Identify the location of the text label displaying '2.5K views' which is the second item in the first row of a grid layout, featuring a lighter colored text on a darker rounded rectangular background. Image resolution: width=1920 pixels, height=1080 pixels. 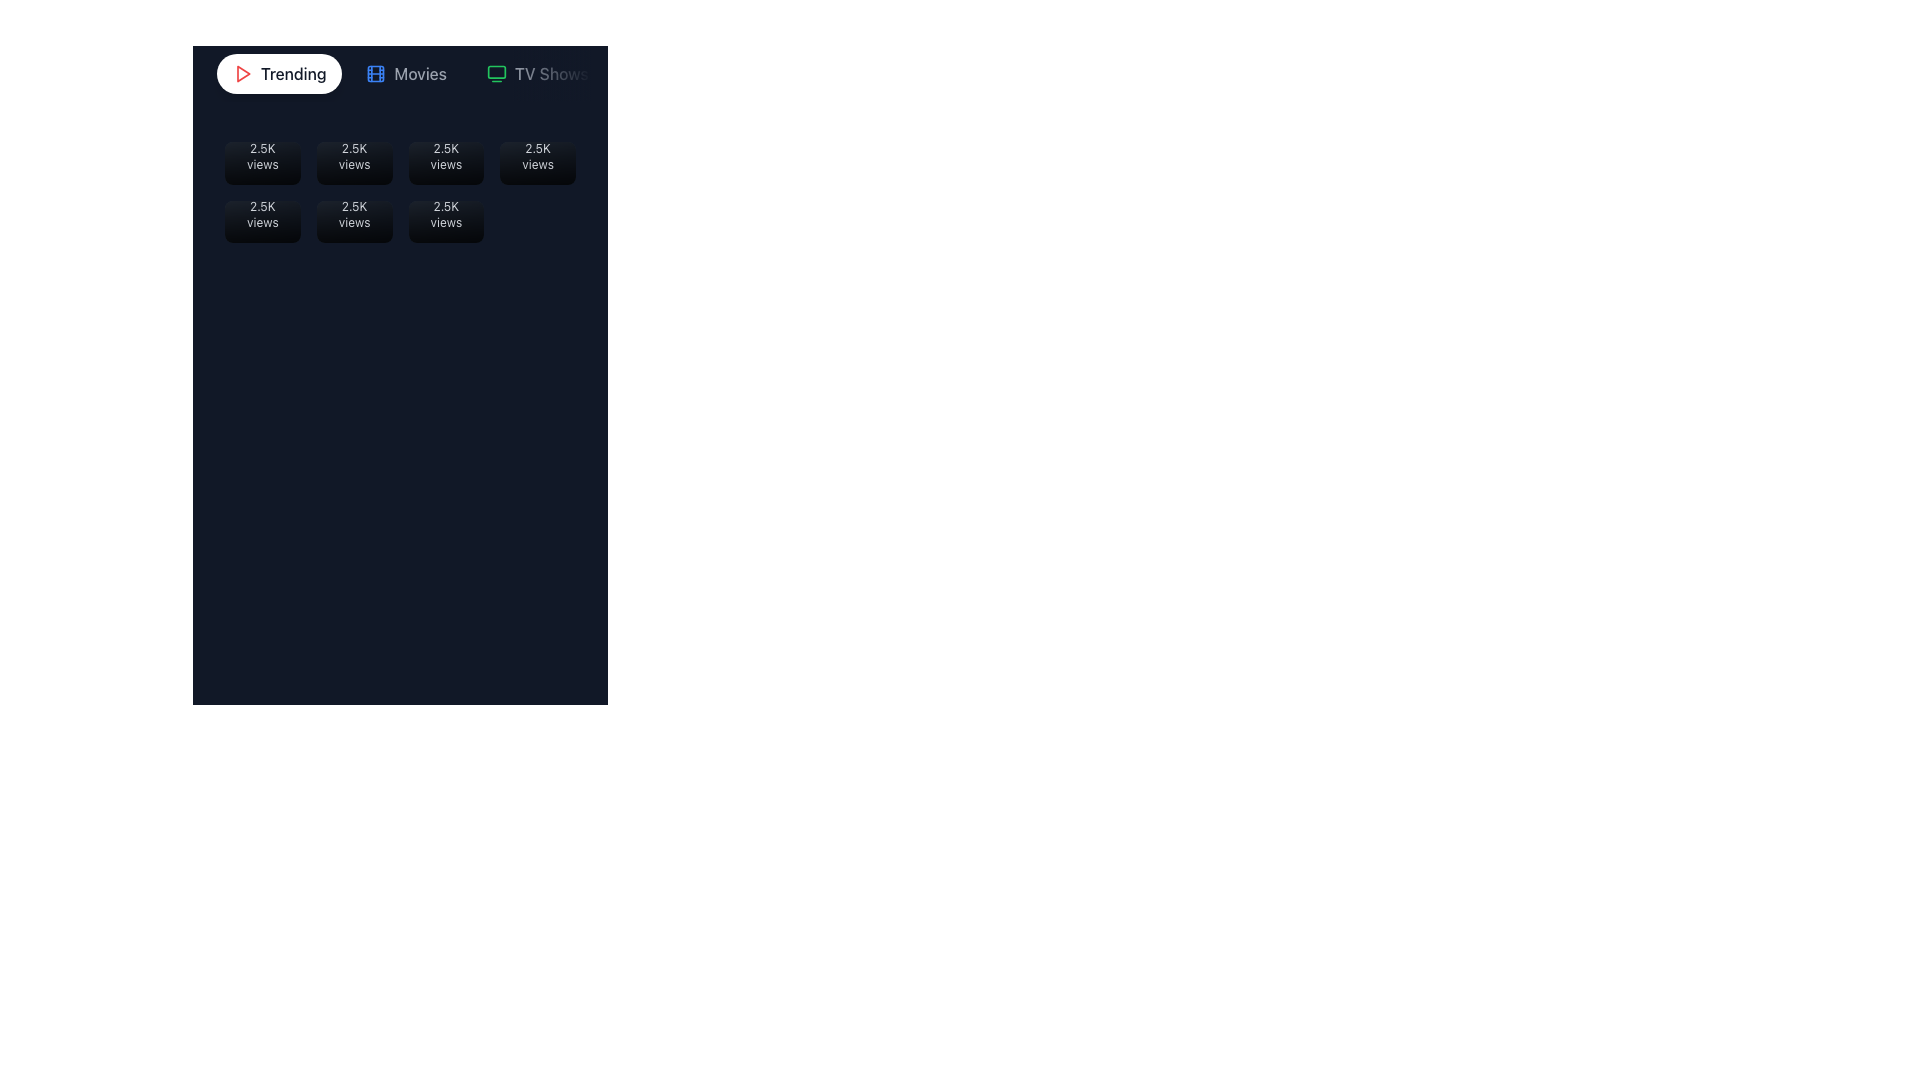
(354, 162).